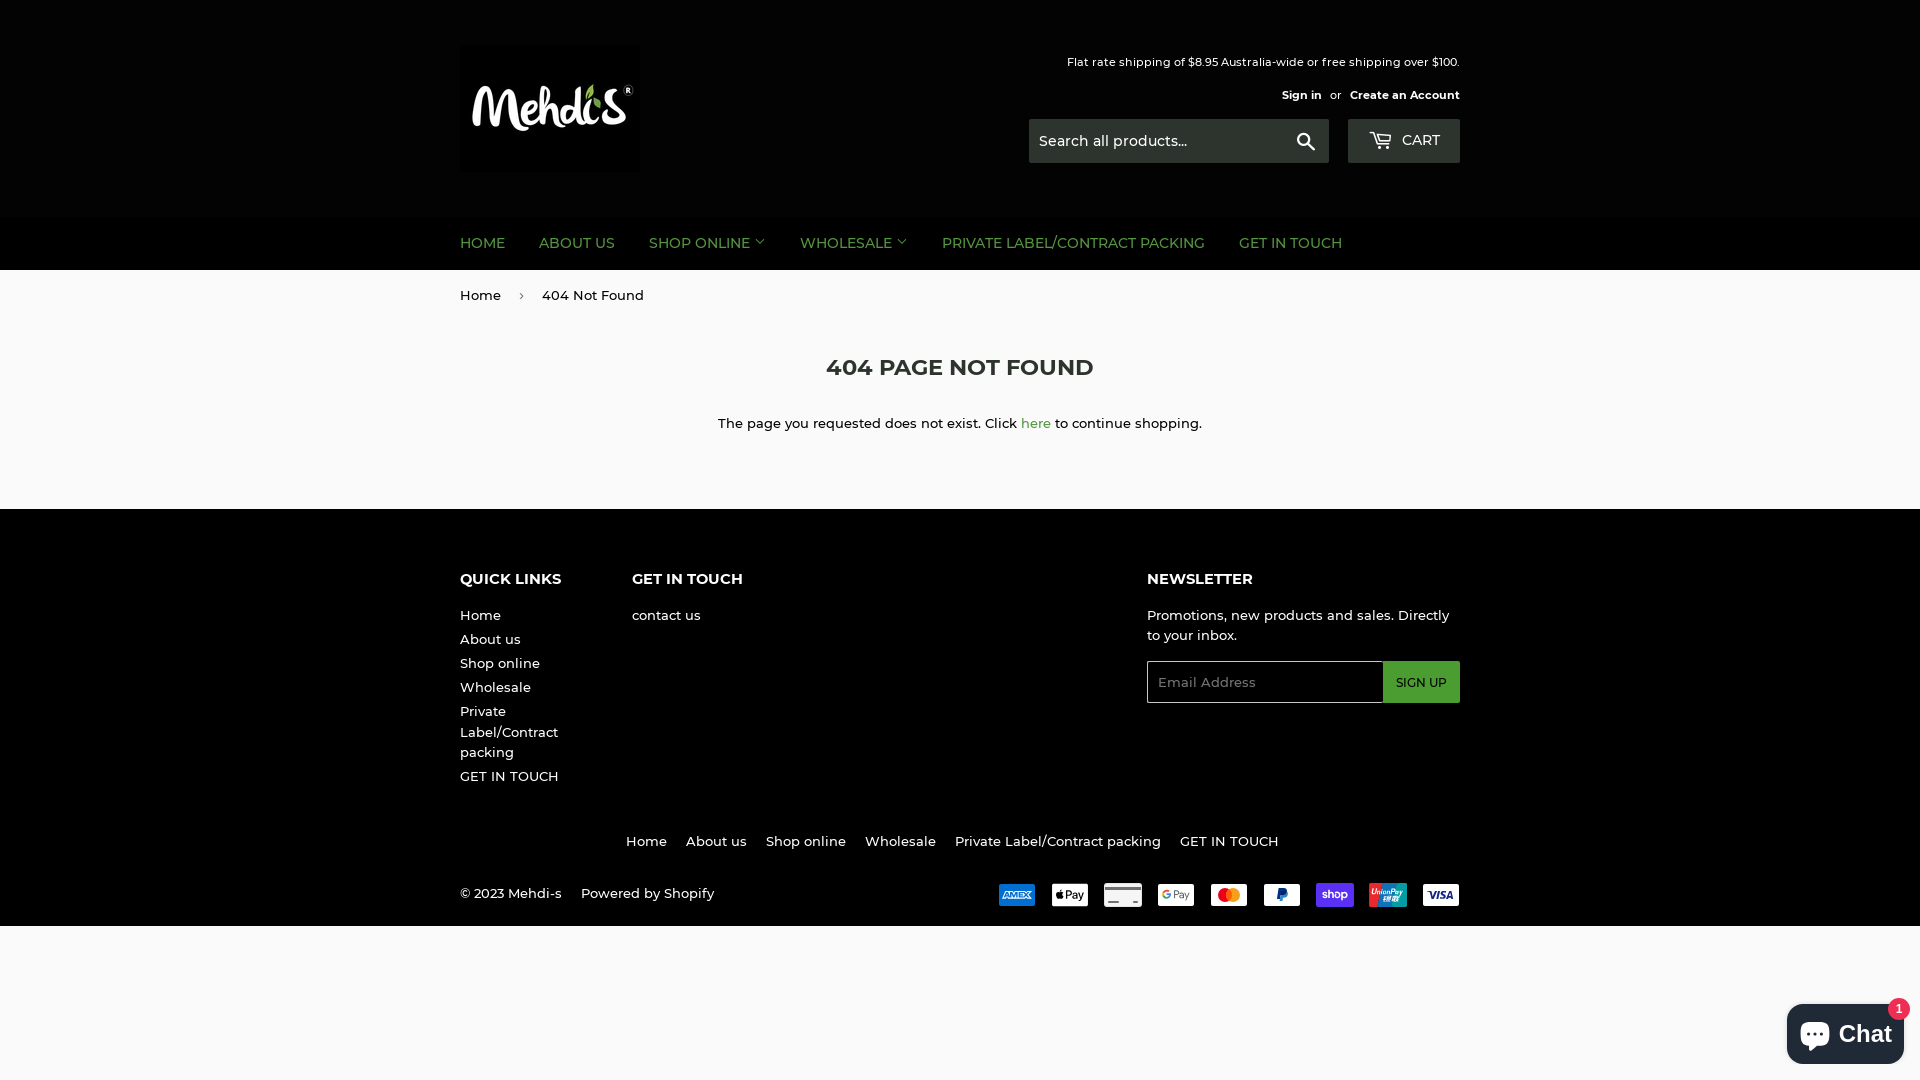 This screenshot has height=1080, width=1920. I want to click on 'Home', so click(480, 613).